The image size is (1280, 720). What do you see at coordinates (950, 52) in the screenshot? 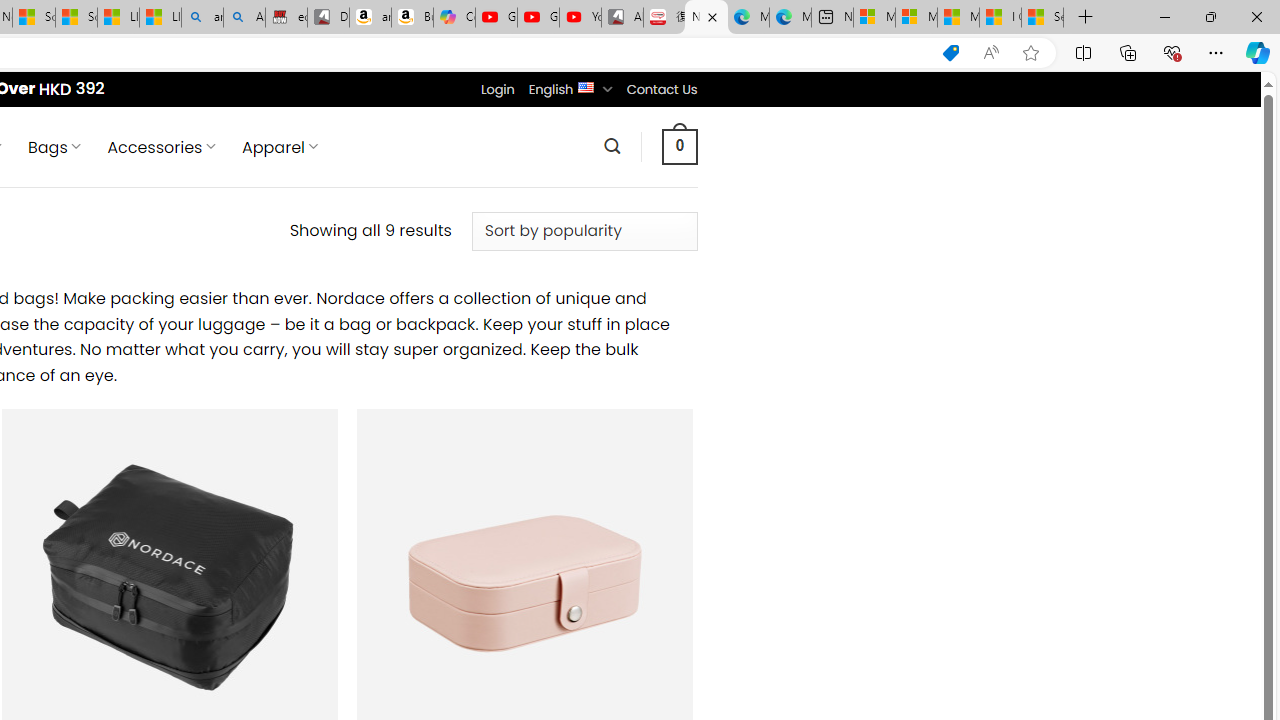
I see `'This site has coupons! Shopping in Microsoft Edge'` at bounding box center [950, 52].